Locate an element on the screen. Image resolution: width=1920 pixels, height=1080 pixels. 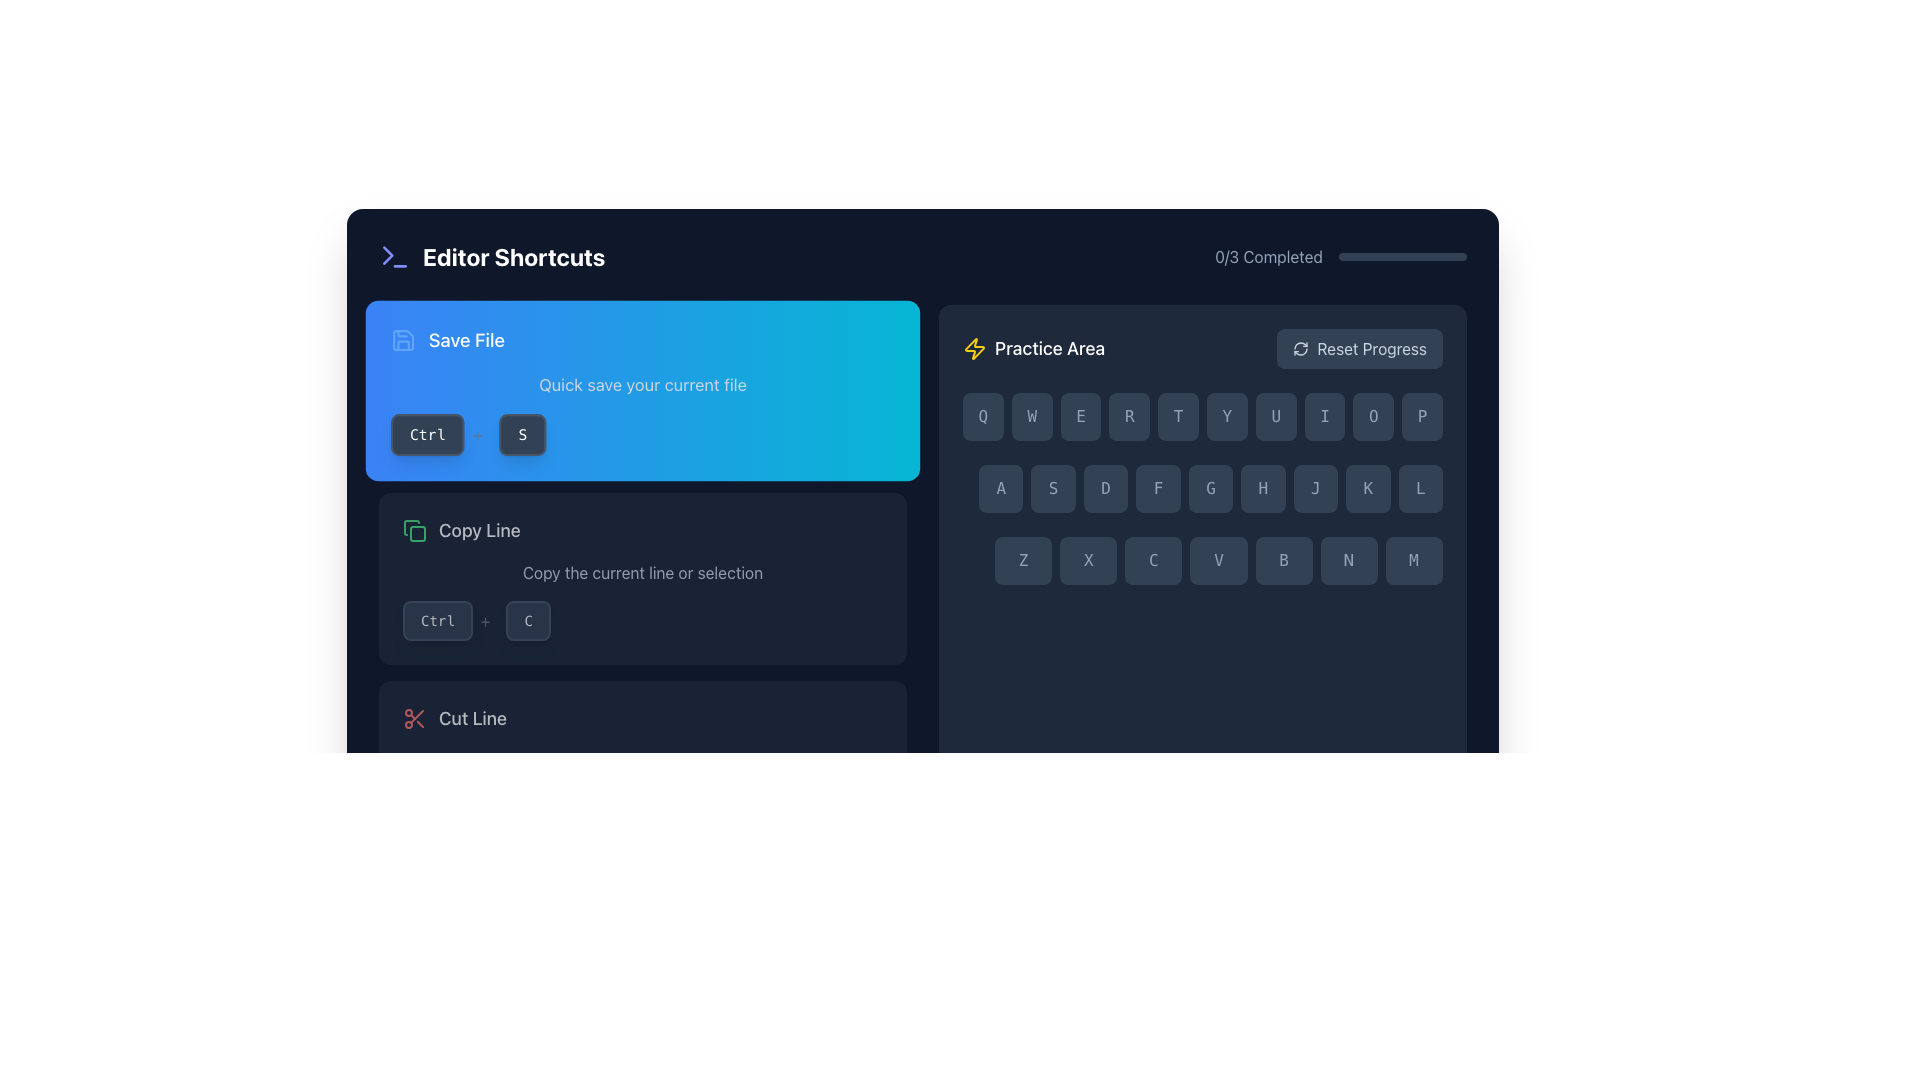
the seventh button in the second row of the keyboard-like arrangement in the 'Practice Area' to input the letter 'J' is located at coordinates (1315, 489).